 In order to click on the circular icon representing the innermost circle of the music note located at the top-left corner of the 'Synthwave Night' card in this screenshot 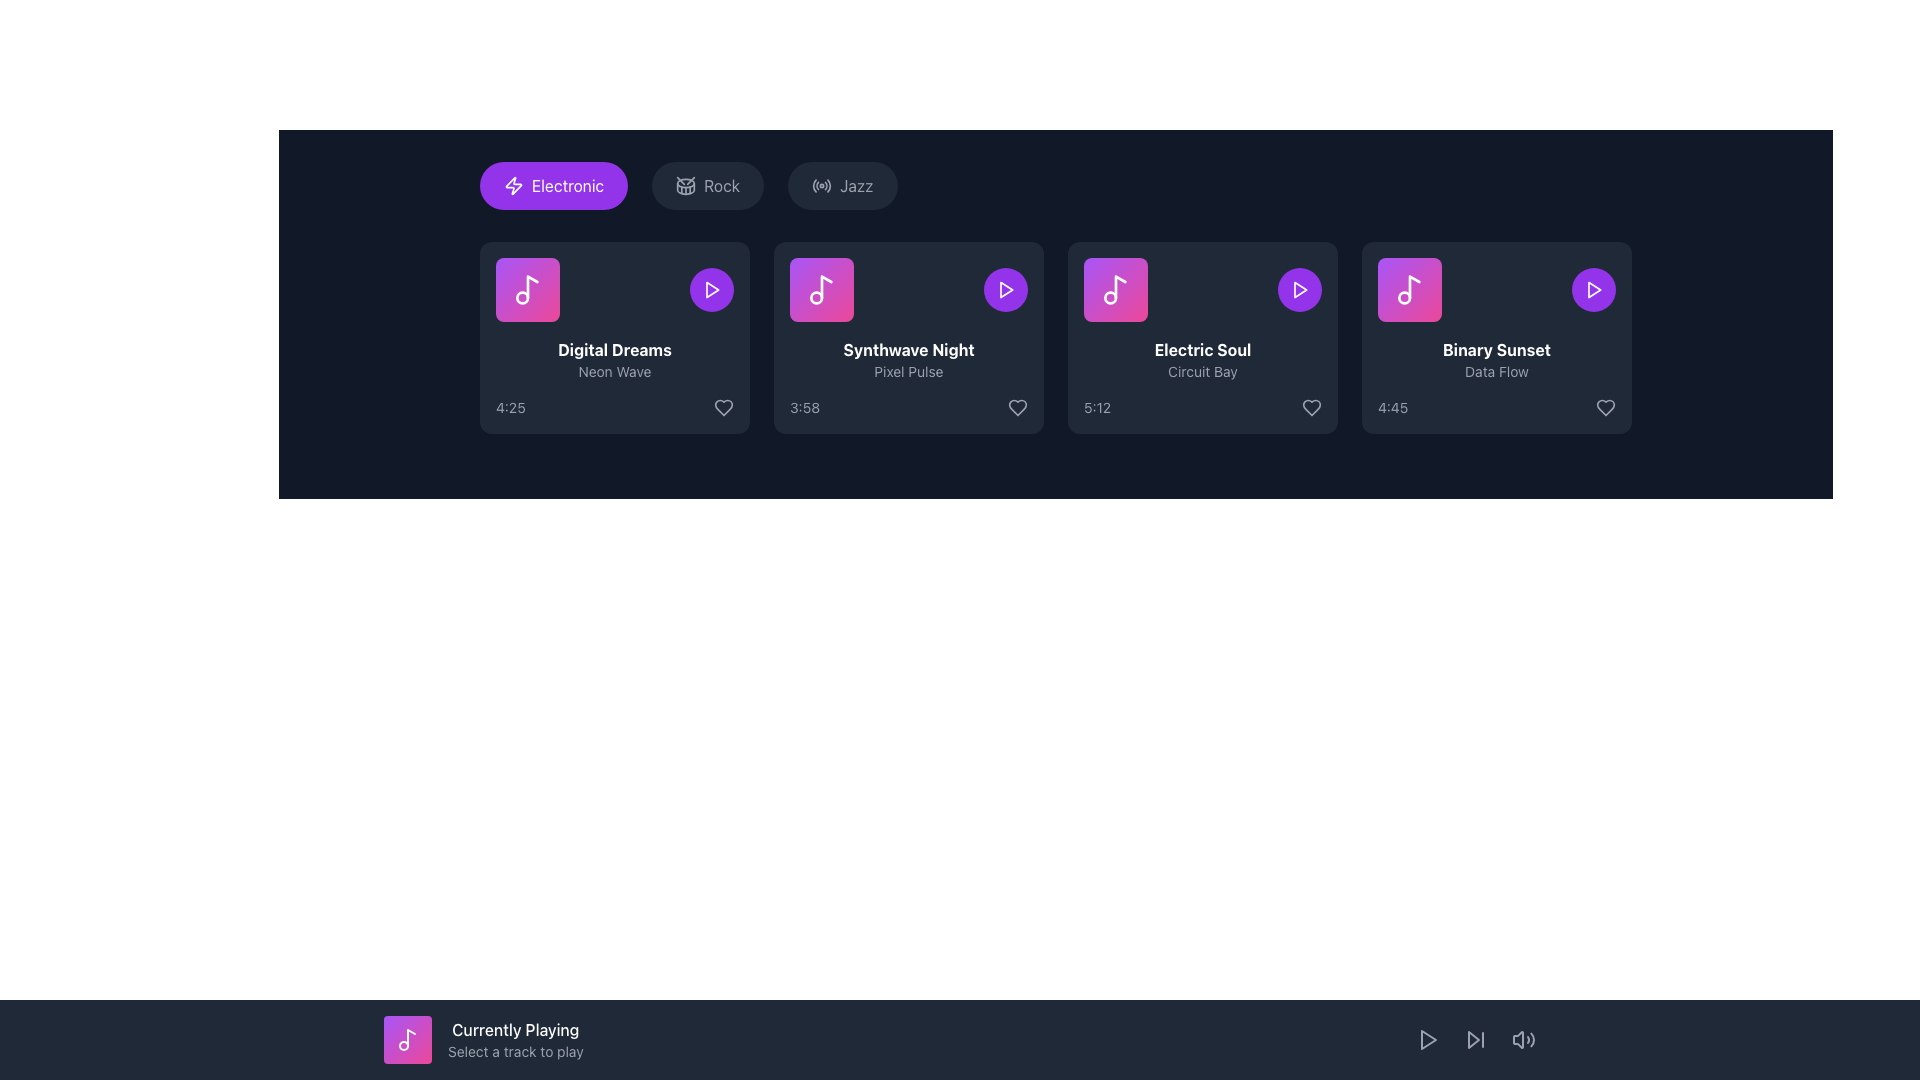, I will do `click(816, 297)`.